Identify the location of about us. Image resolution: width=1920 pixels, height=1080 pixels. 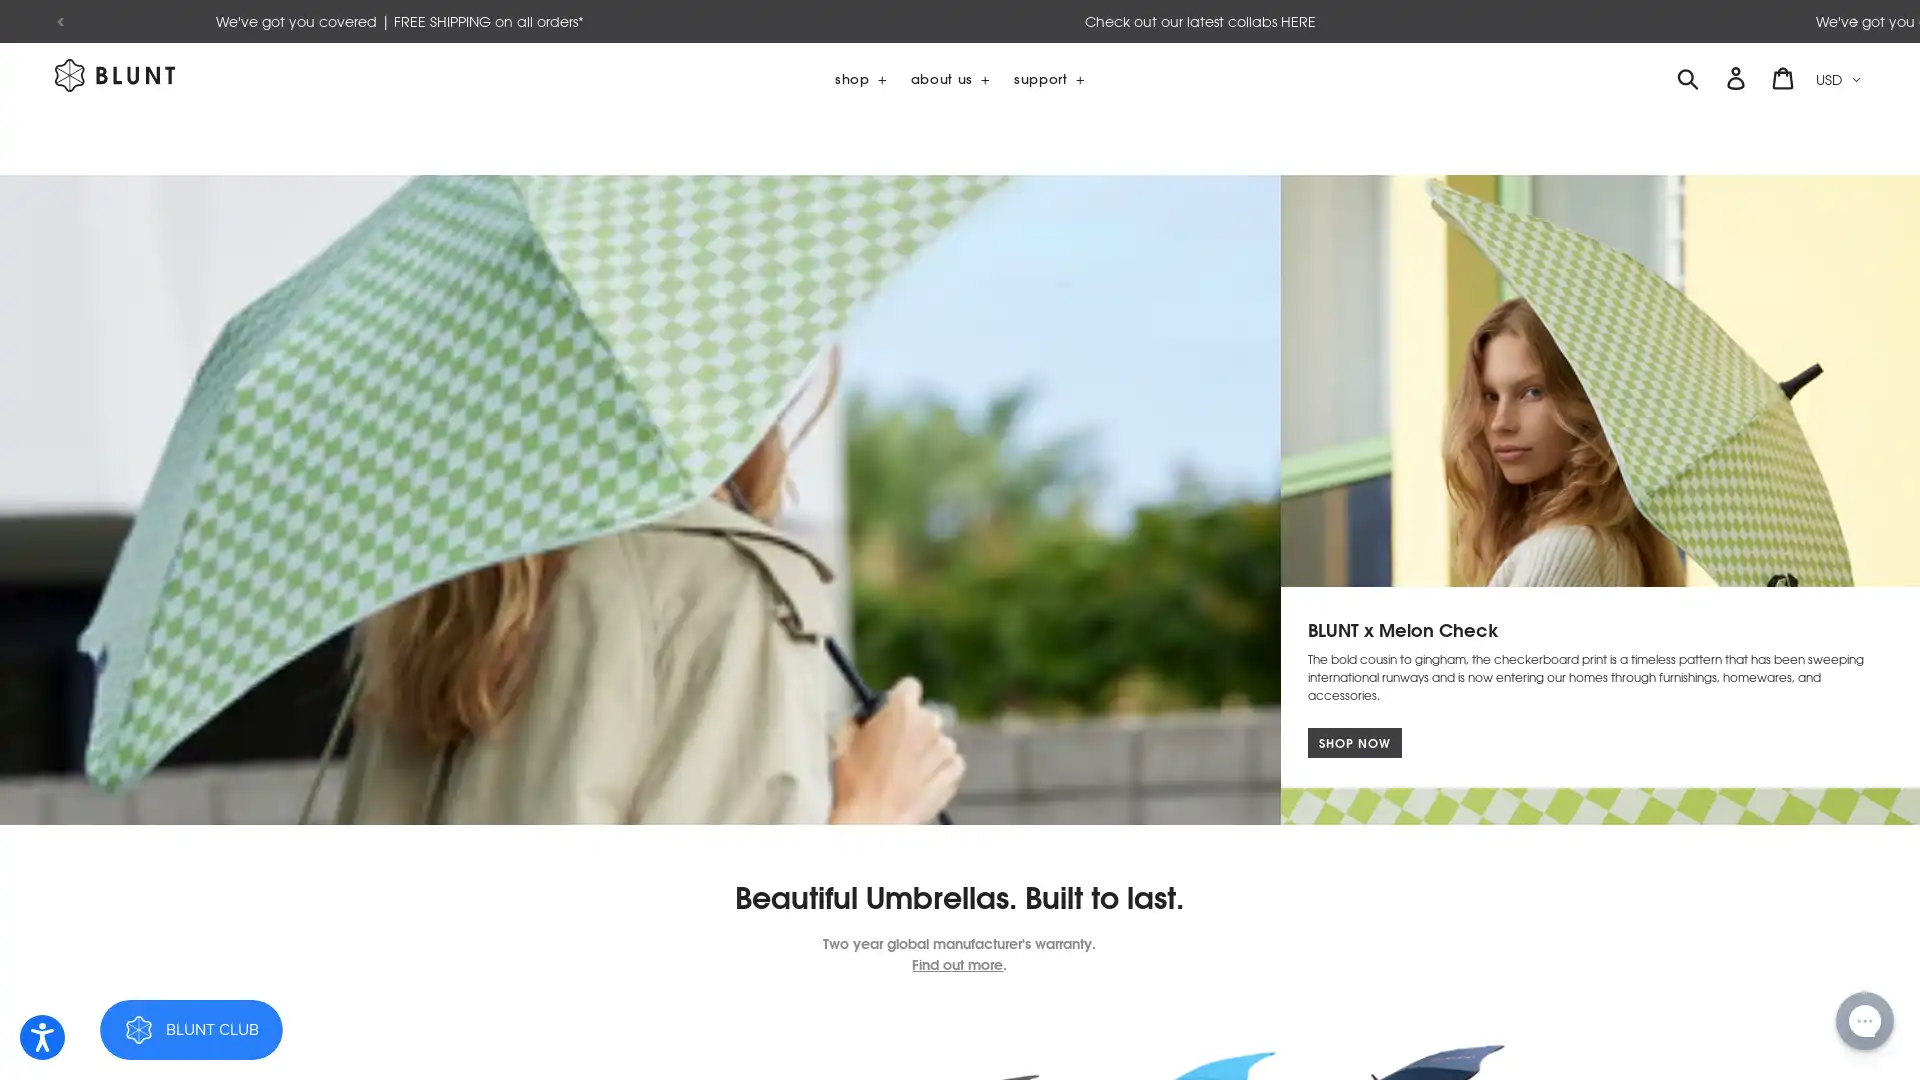
(949, 77).